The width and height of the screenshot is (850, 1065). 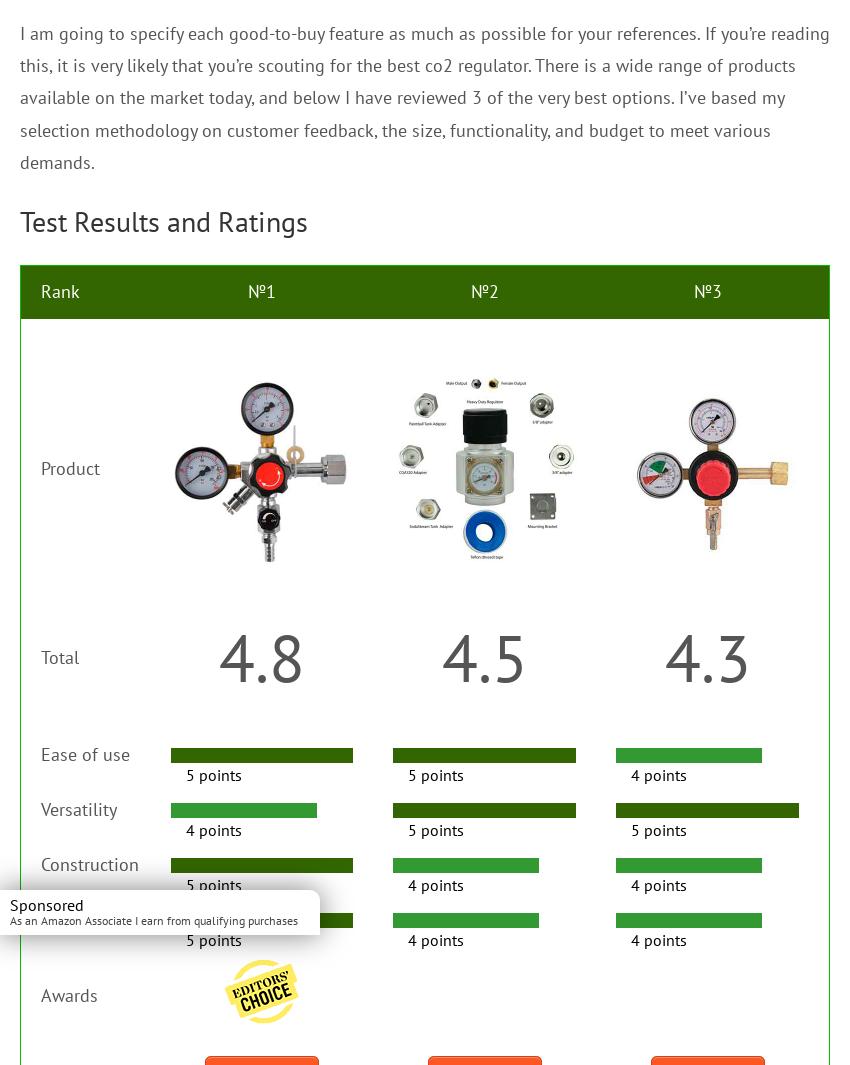 What do you see at coordinates (163, 220) in the screenshot?
I see `'Test Results and Ratings'` at bounding box center [163, 220].